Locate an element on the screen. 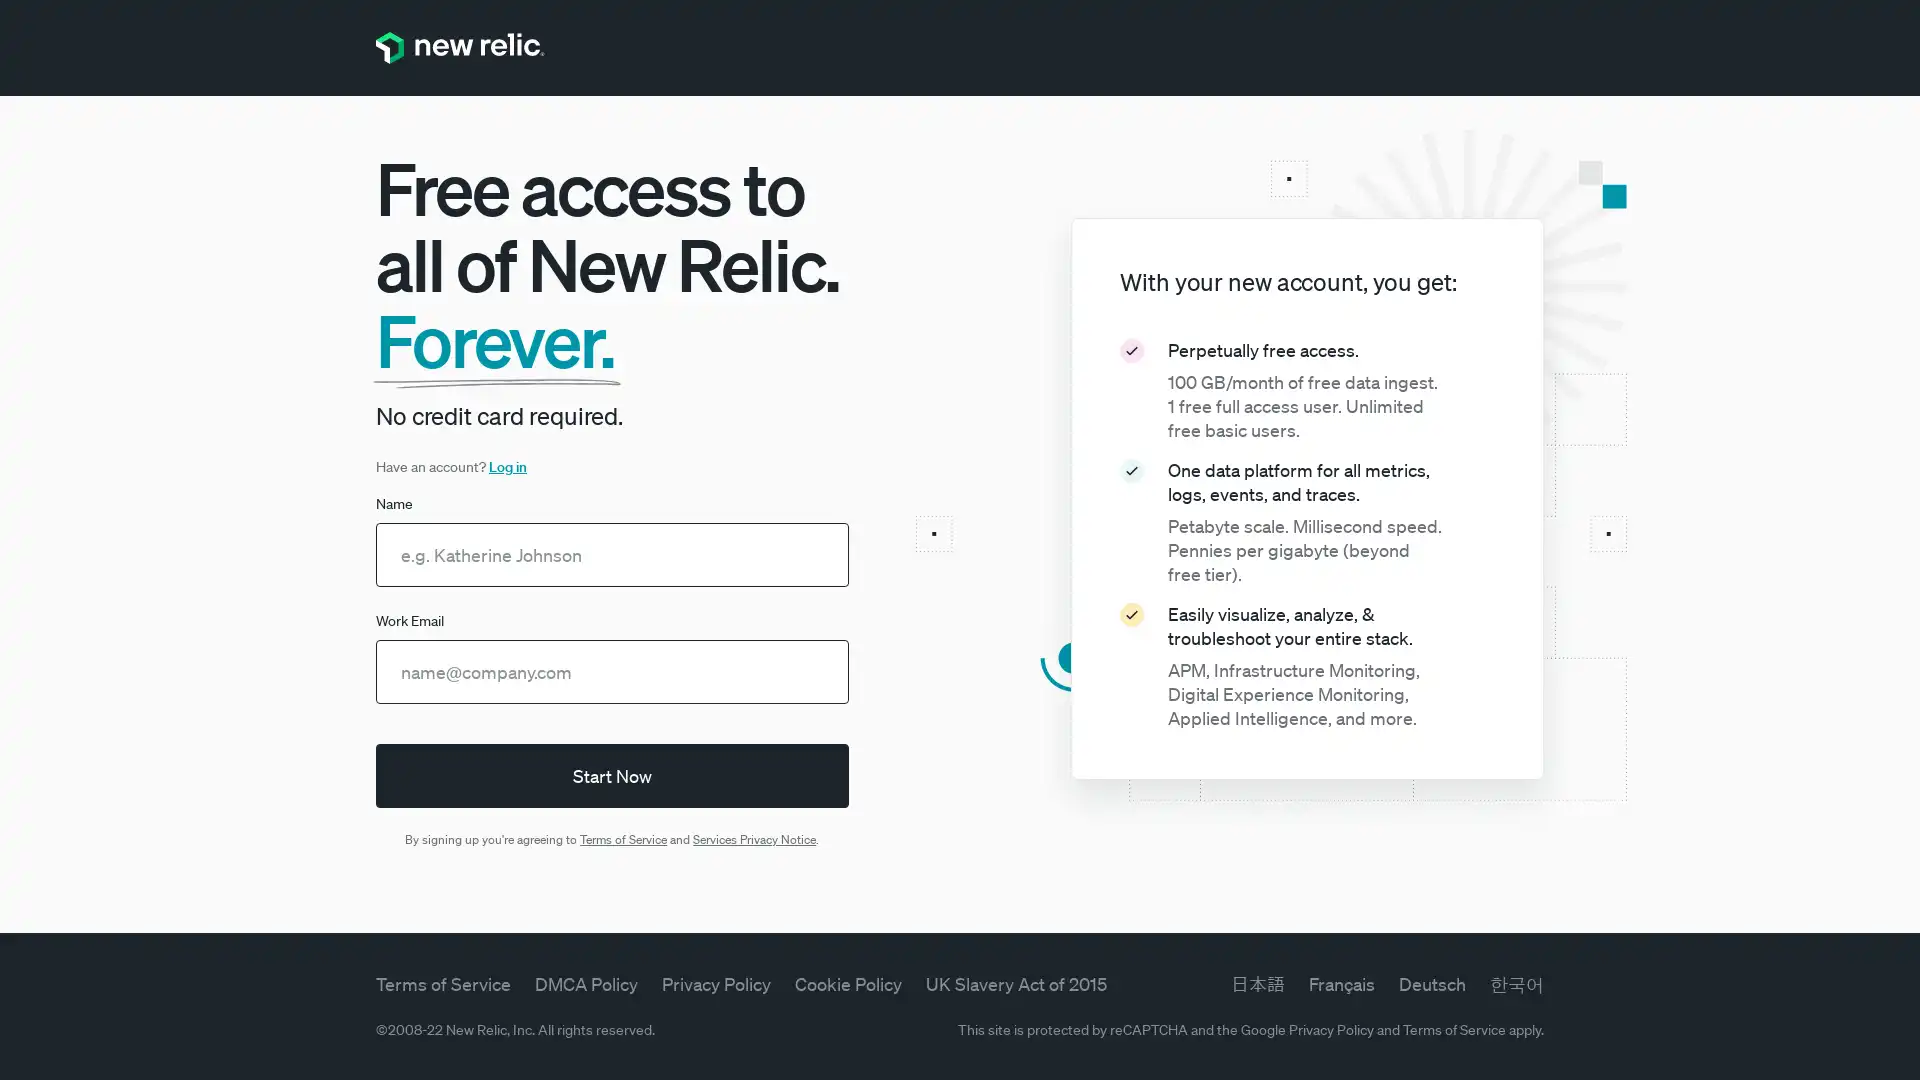  Start Now Start Now is located at coordinates (610, 774).